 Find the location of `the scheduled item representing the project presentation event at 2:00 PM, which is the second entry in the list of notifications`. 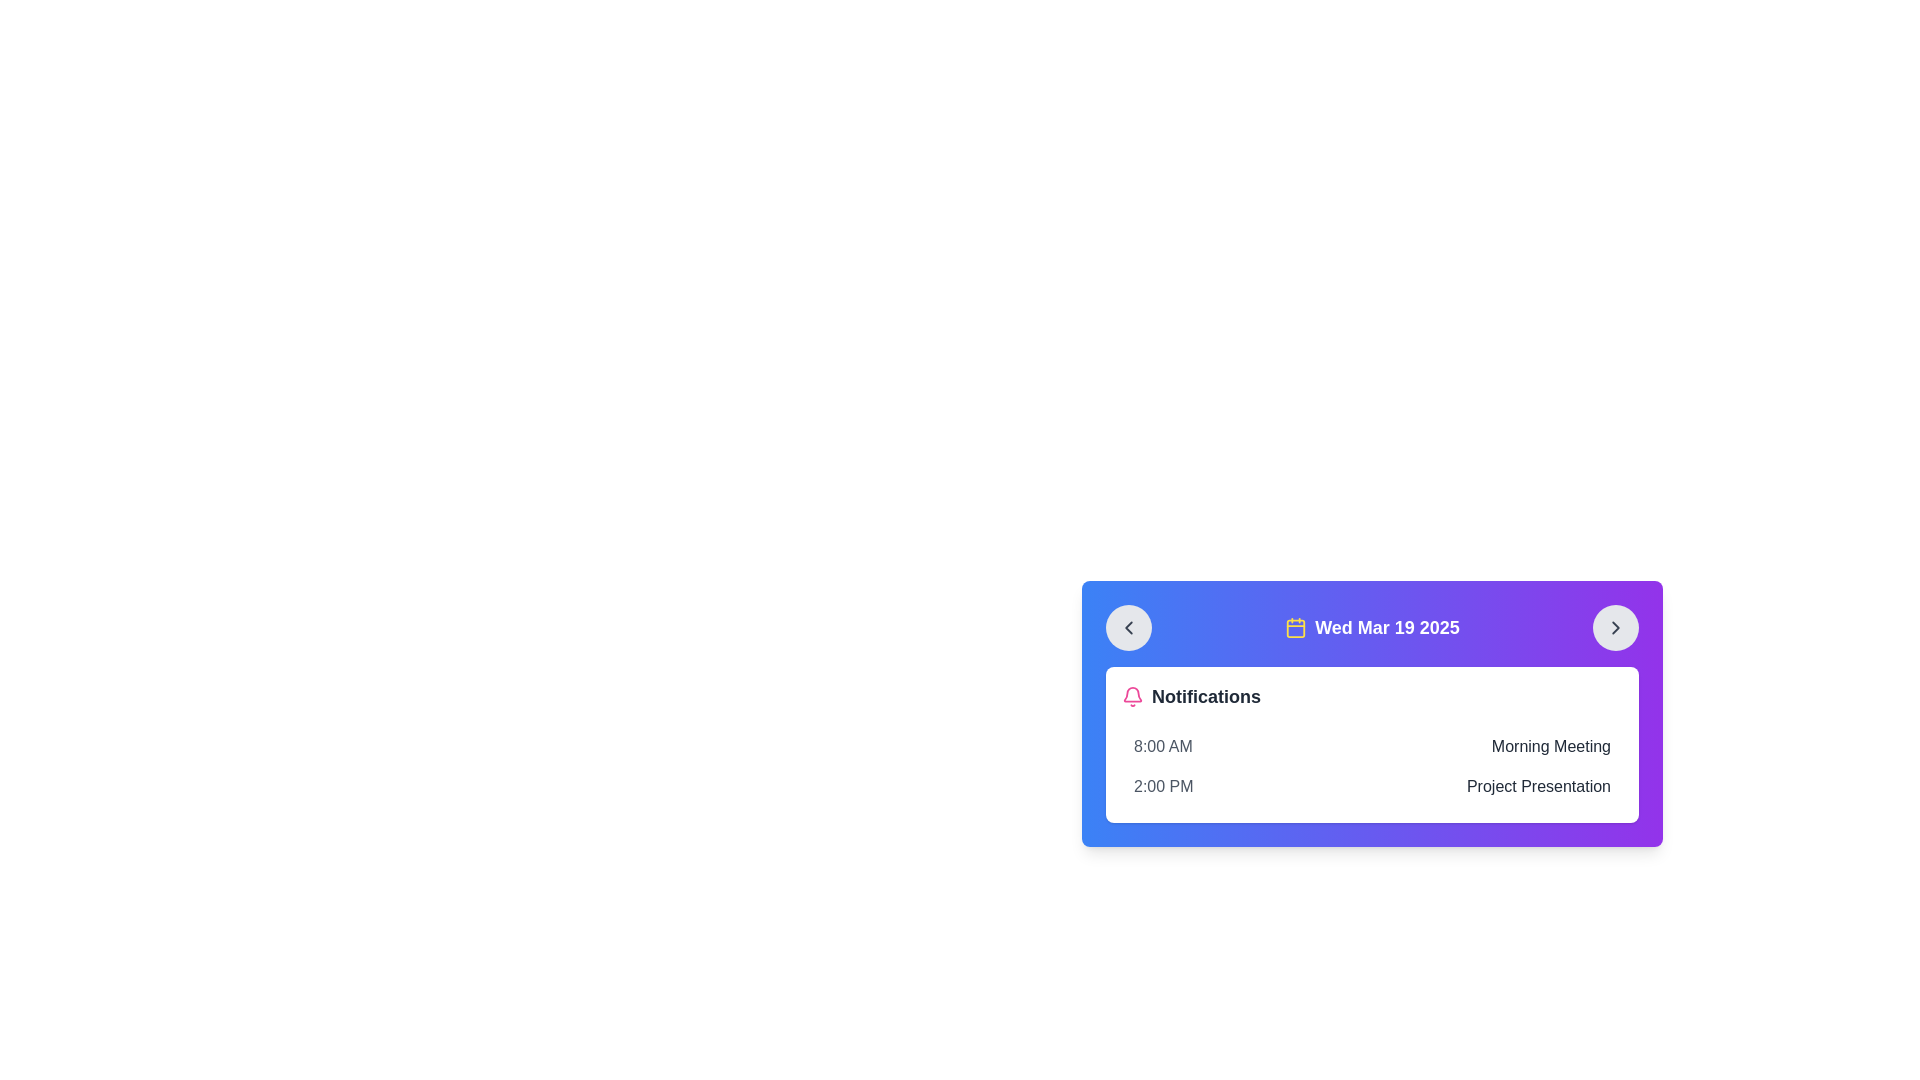

the scheduled item representing the project presentation event at 2:00 PM, which is the second entry in the list of notifications is located at coordinates (1371, 785).